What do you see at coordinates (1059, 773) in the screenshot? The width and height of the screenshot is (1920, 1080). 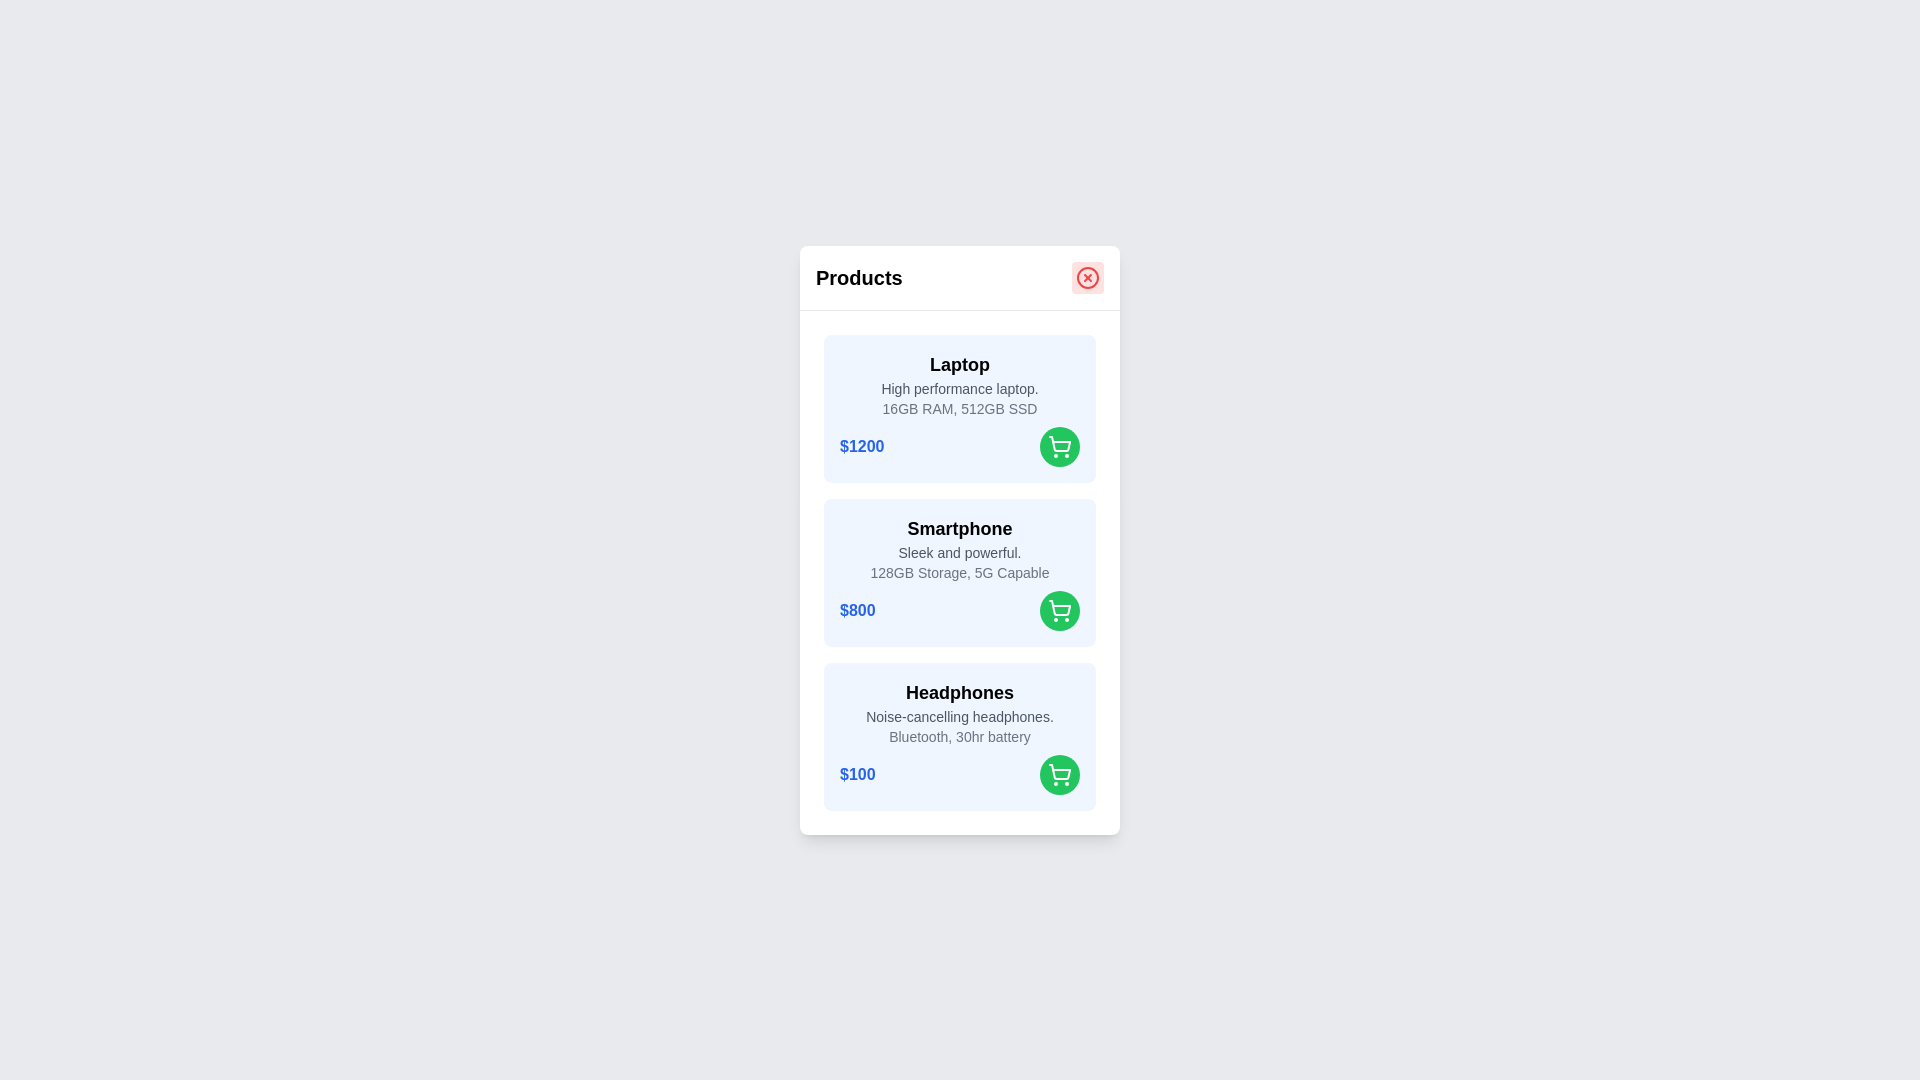 I see `the green shopping cart button corresponding to the Headphones product to add it to the cart` at bounding box center [1059, 773].